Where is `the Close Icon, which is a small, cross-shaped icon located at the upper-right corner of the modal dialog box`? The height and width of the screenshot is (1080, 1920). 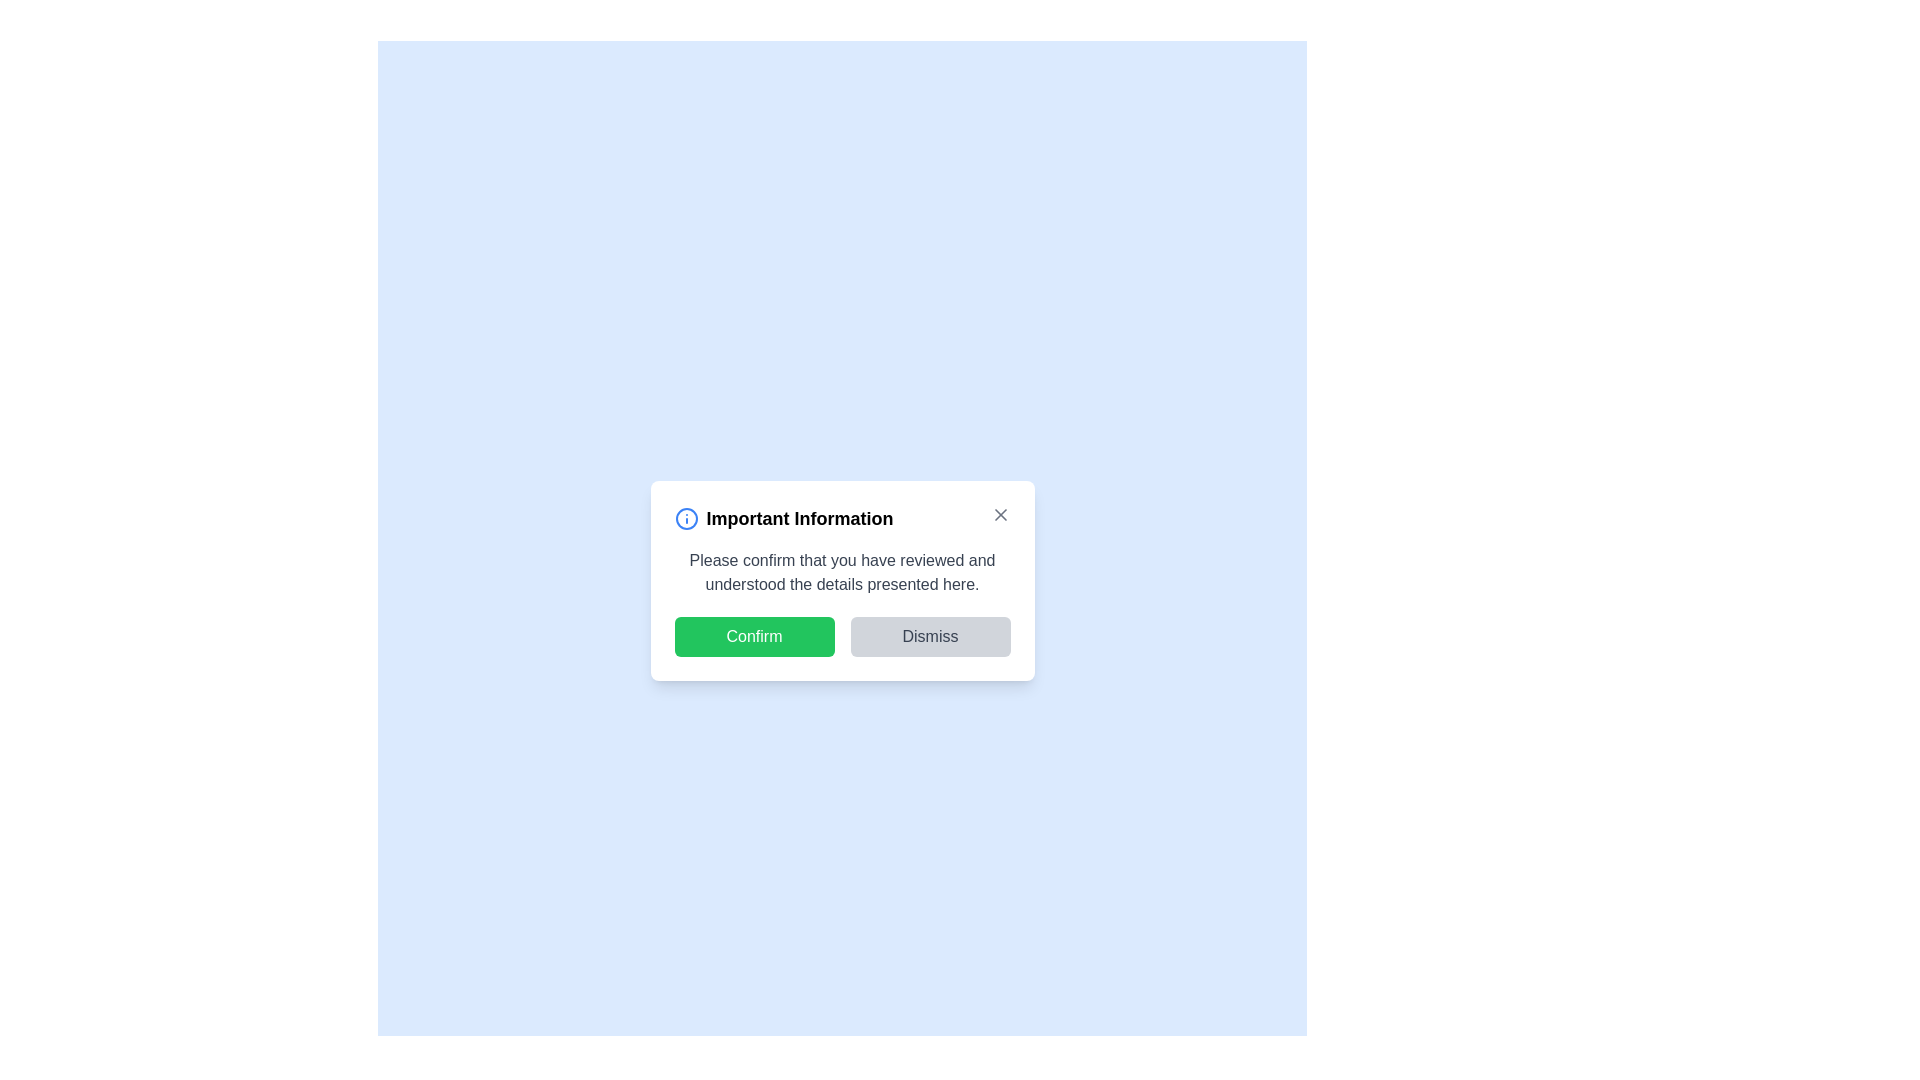 the Close Icon, which is a small, cross-shaped icon located at the upper-right corner of the modal dialog box is located at coordinates (1000, 514).